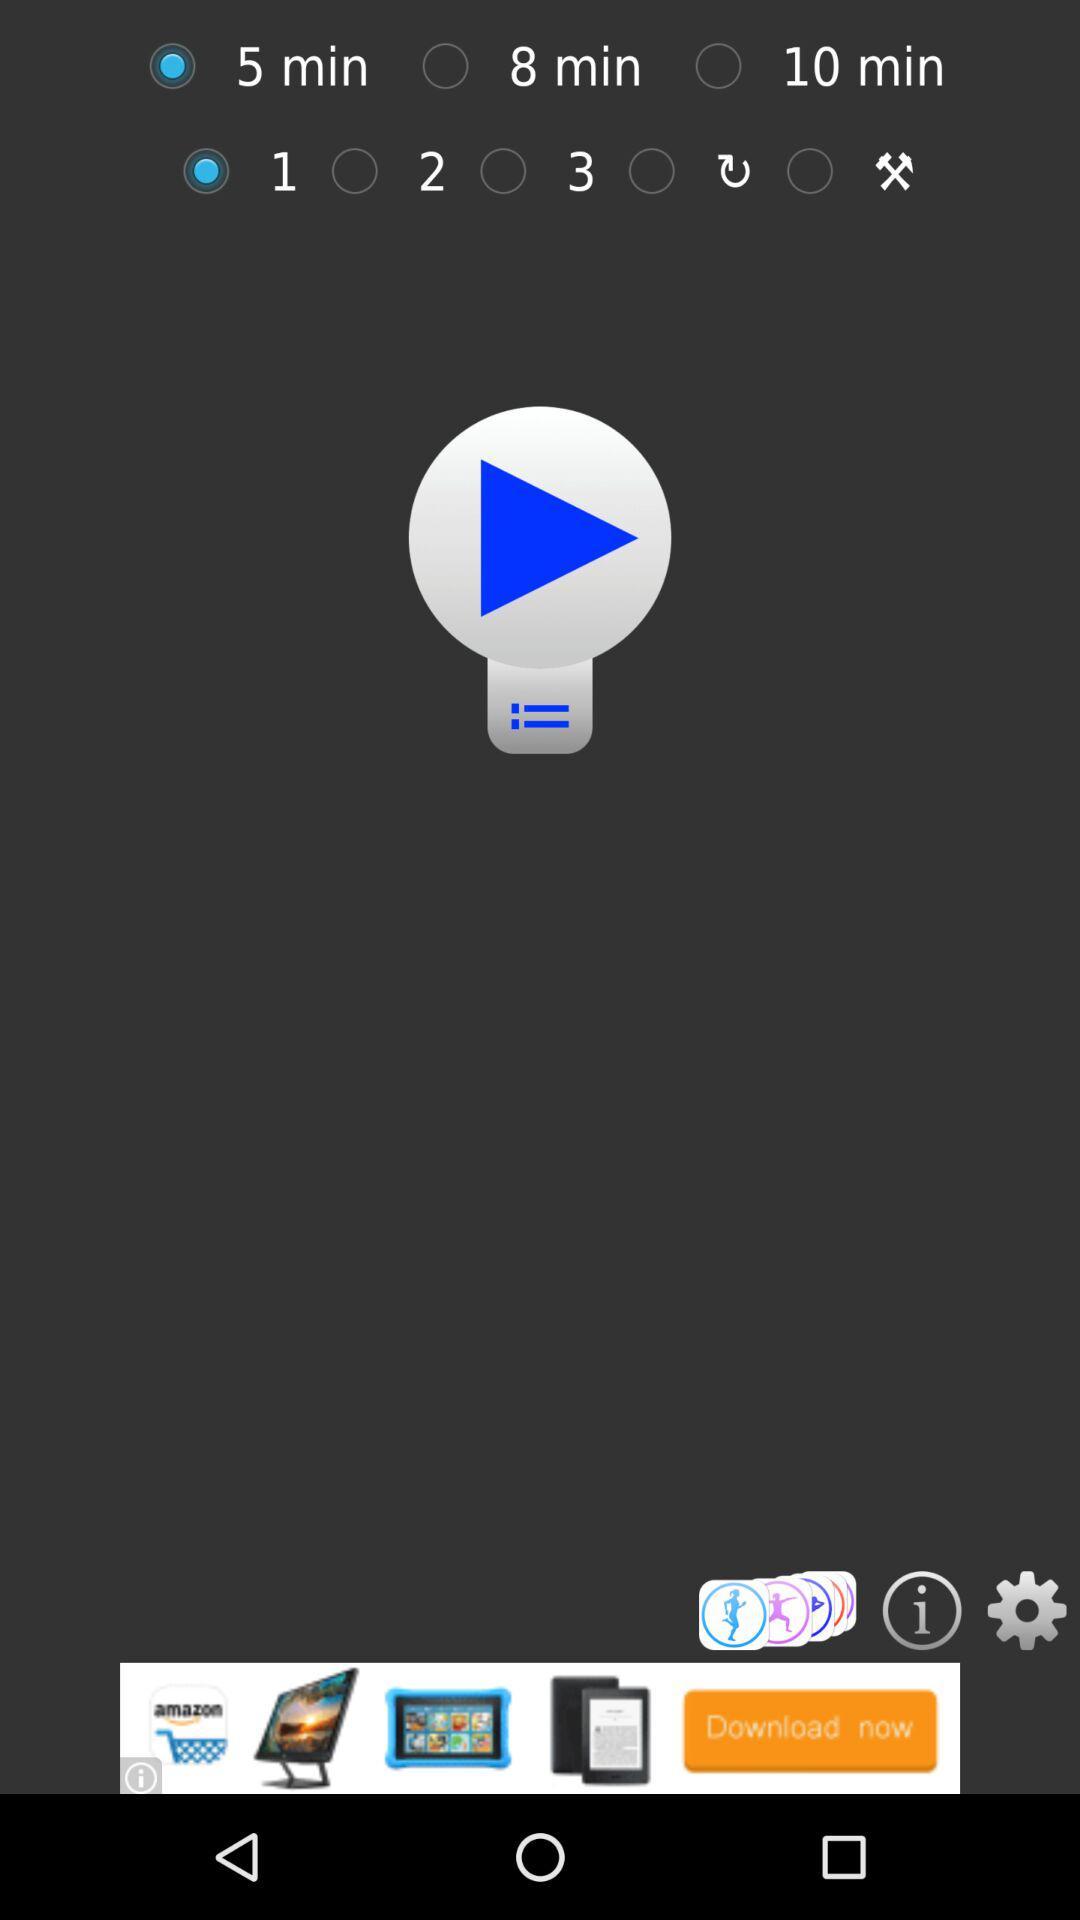 This screenshot has height=1920, width=1080. Describe the element at coordinates (455, 66) in the screenshot. I see `selection button` at that location.